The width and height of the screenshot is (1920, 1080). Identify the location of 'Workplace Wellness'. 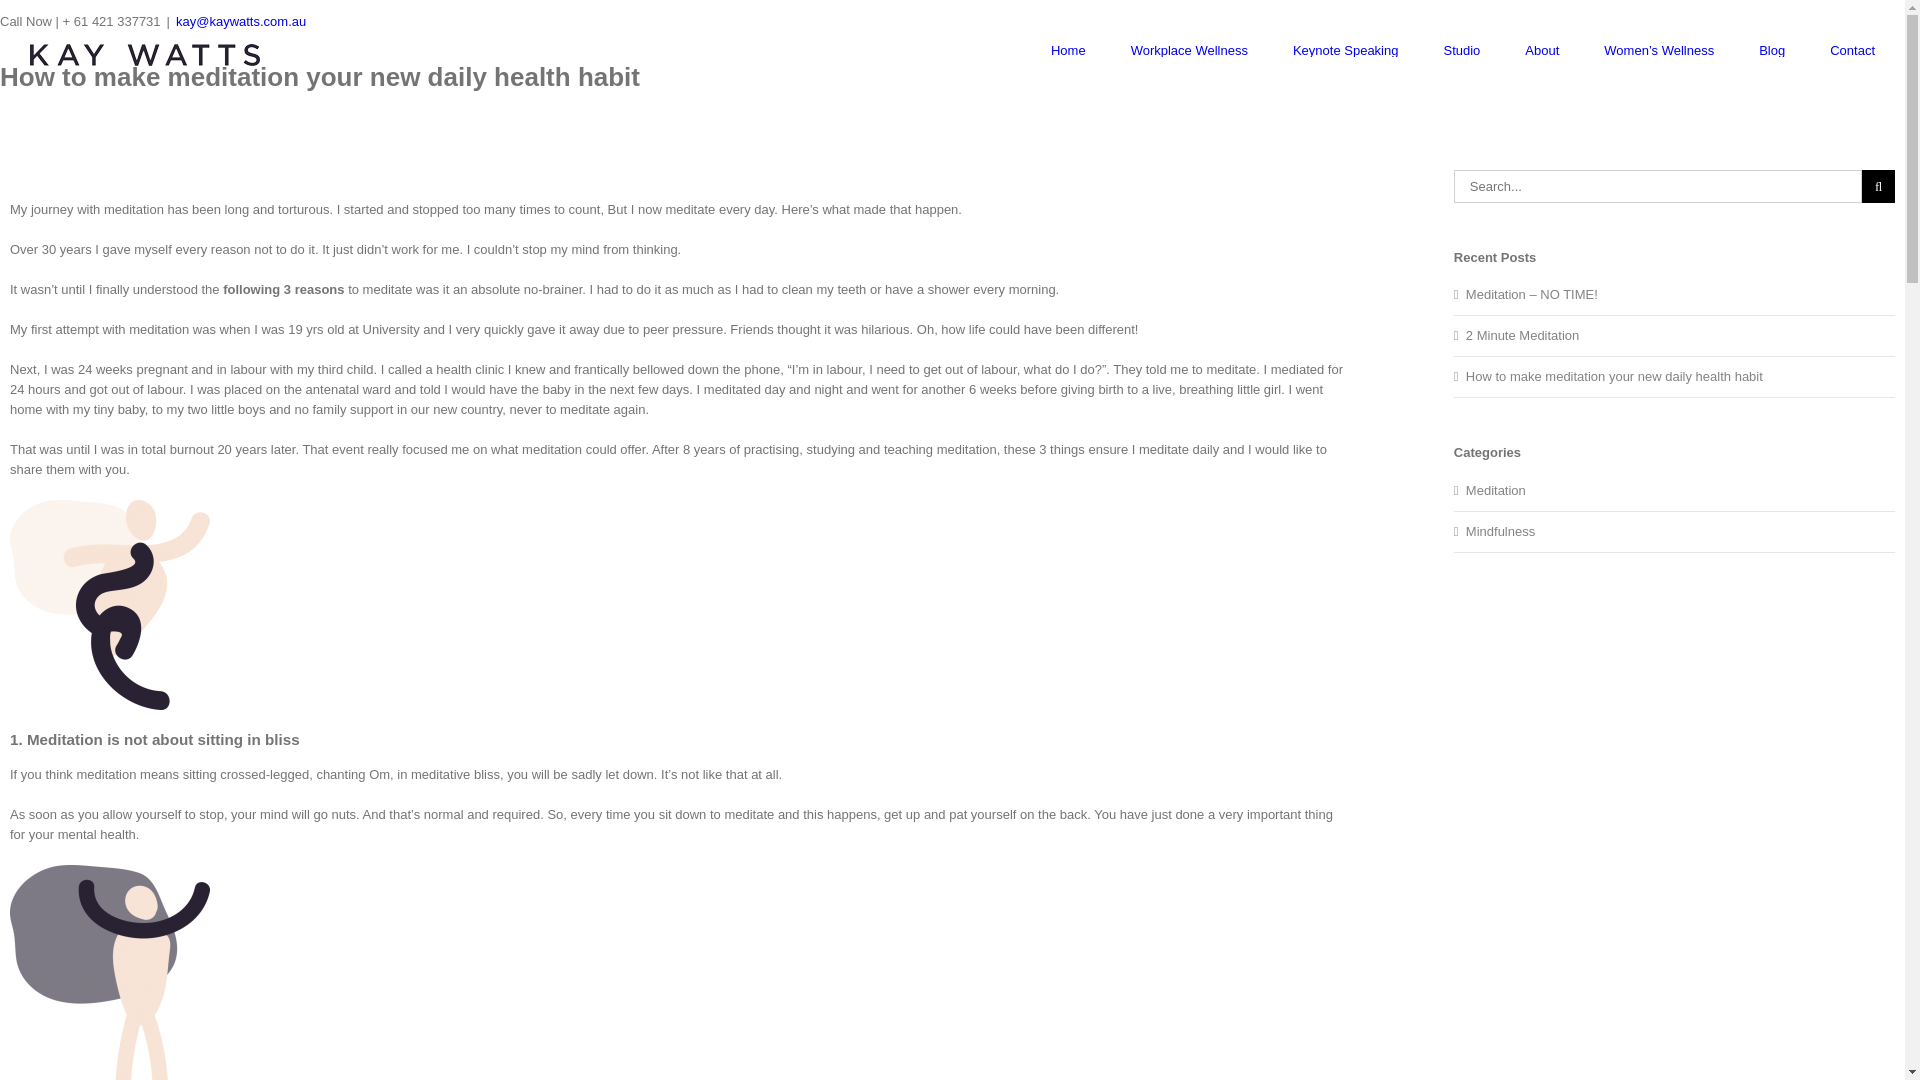
(1189, 49).